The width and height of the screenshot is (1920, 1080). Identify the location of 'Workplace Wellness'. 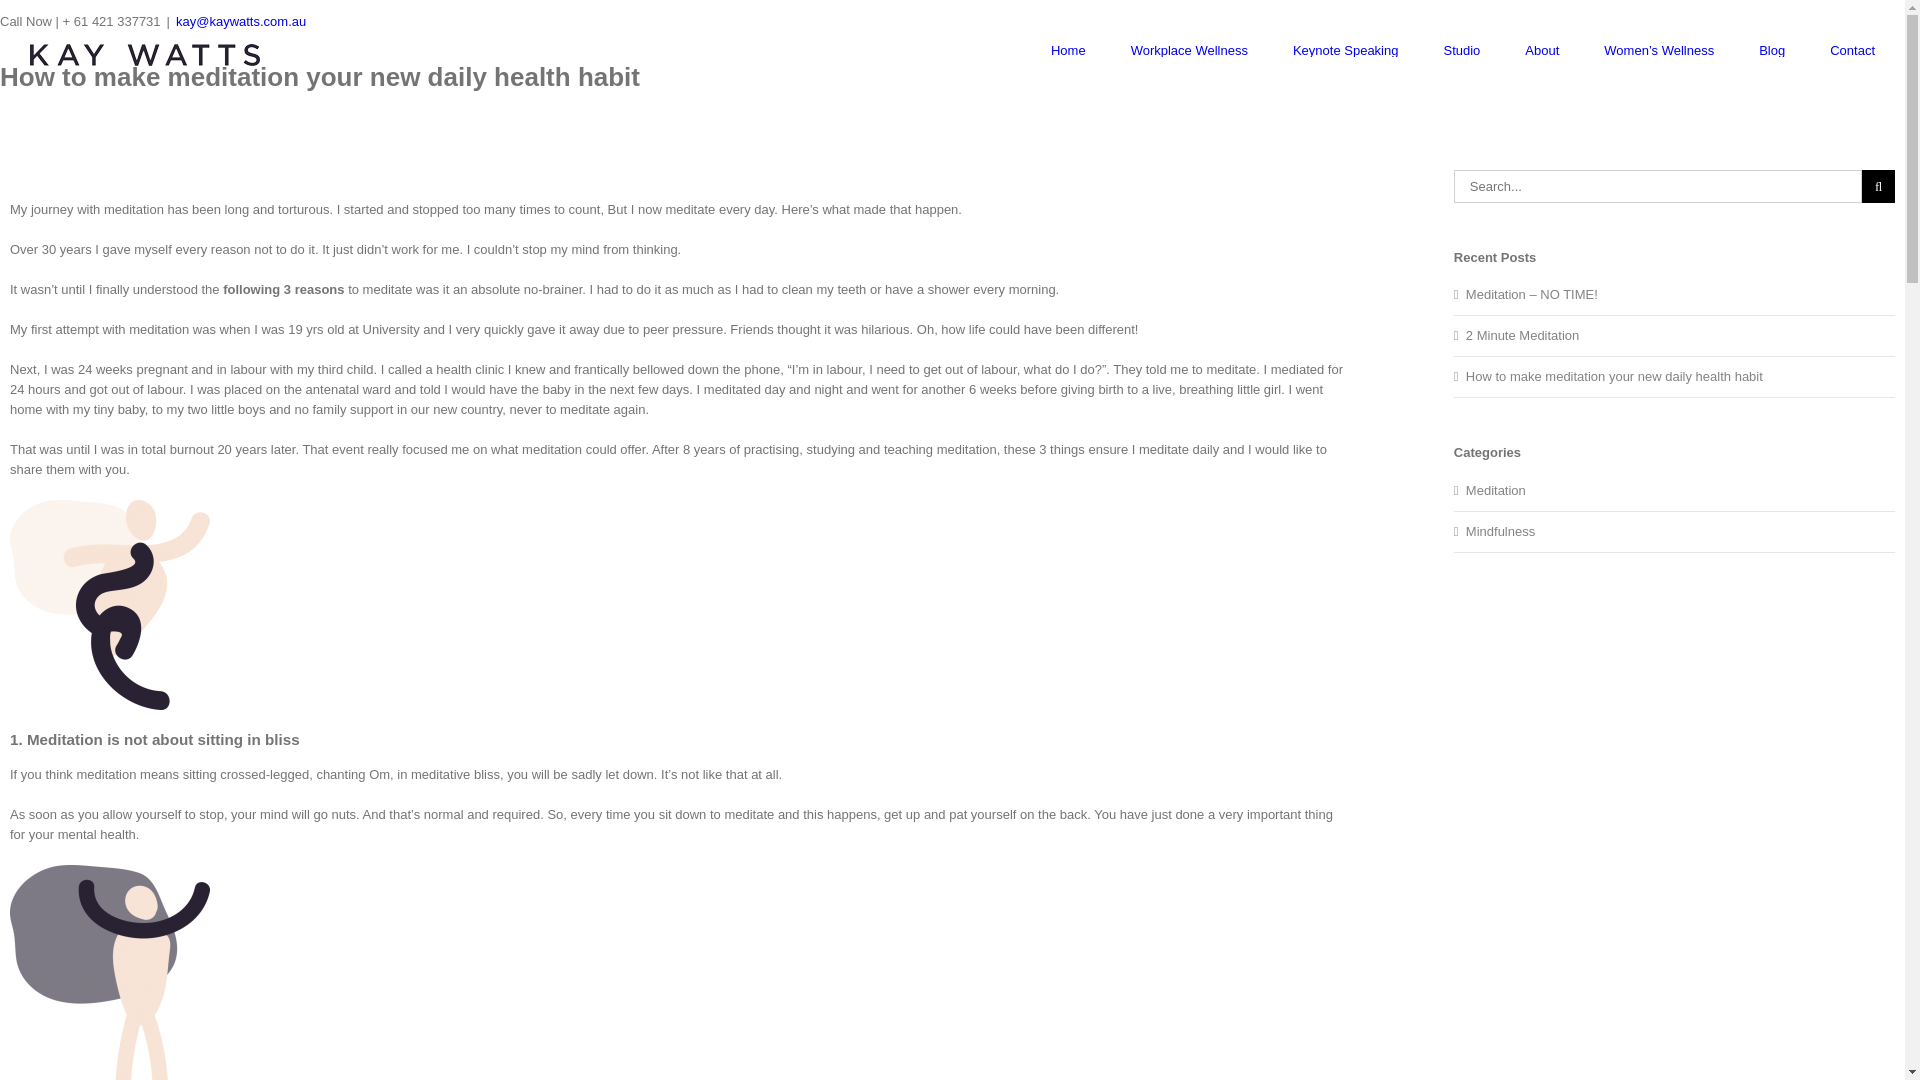
(1189, 49).